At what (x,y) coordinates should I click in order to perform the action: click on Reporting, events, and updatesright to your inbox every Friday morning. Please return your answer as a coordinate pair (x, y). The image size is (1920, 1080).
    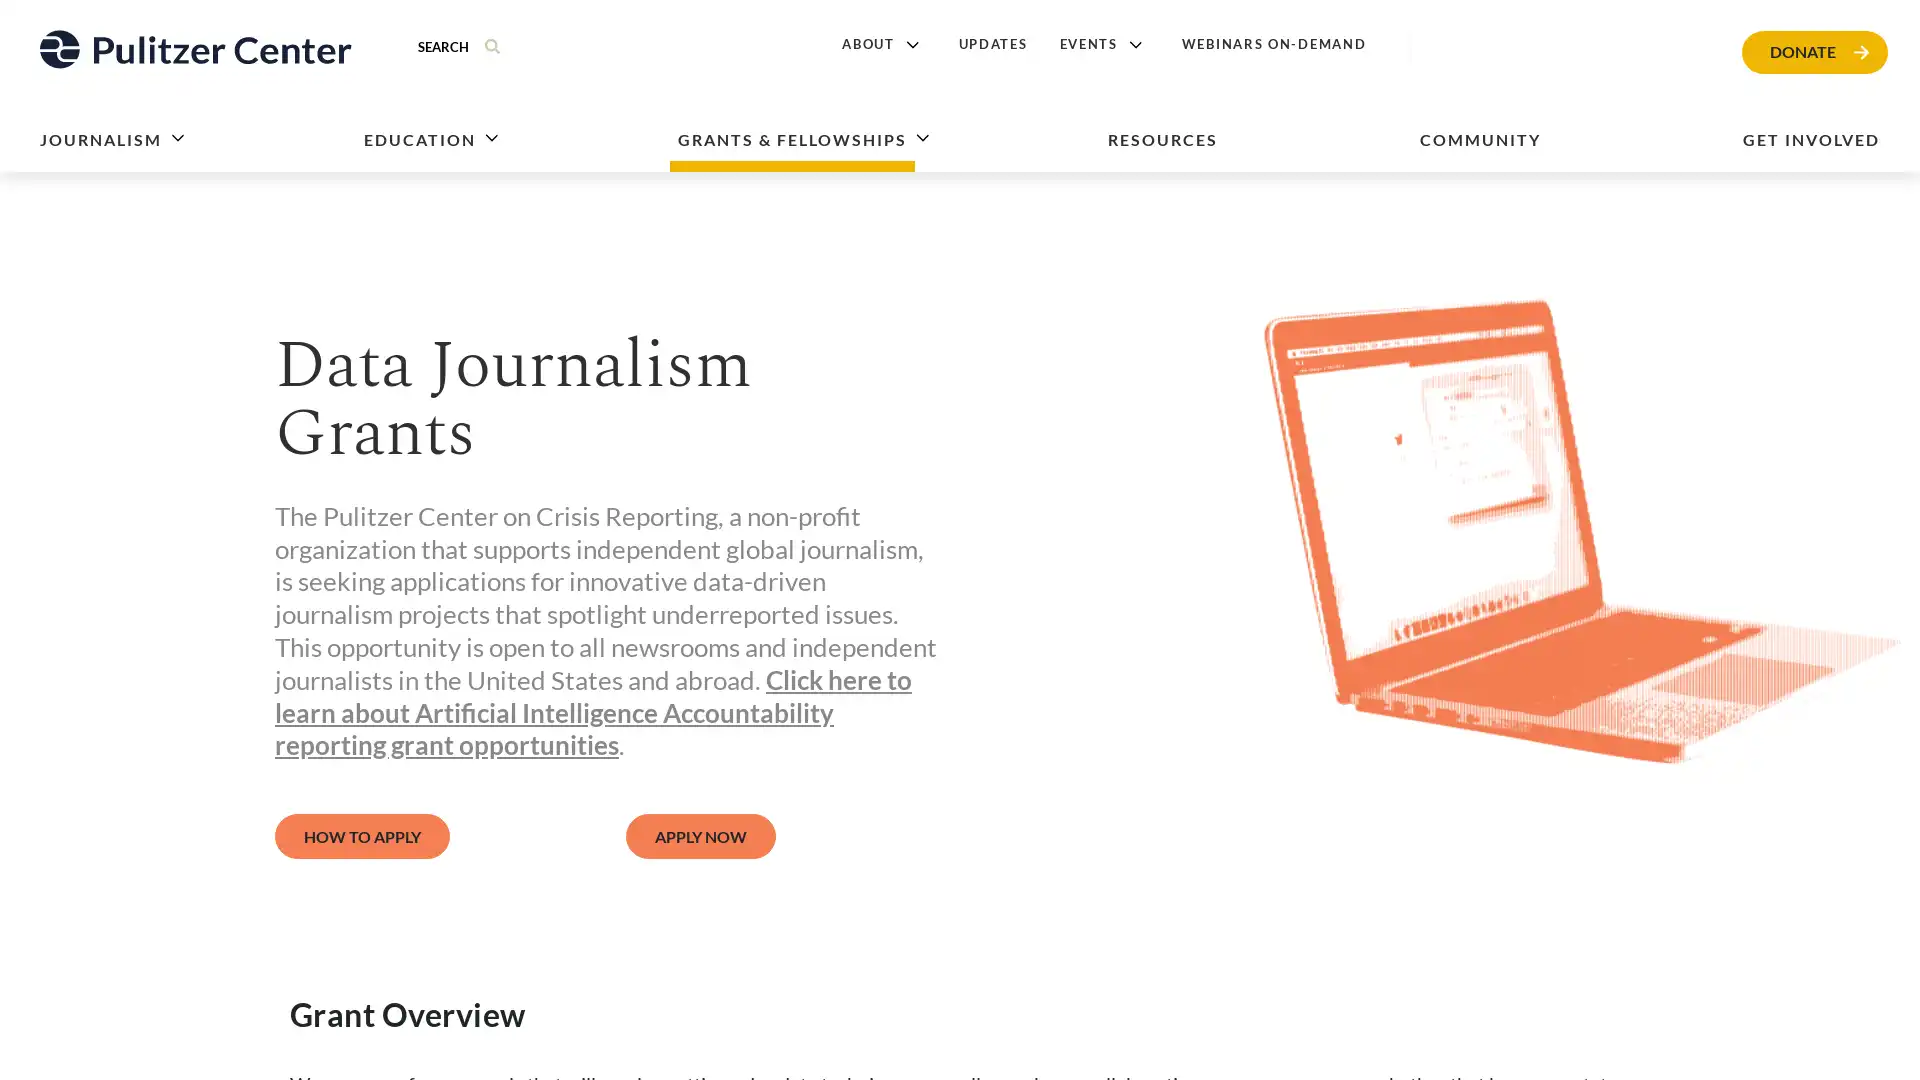
    Looking at the image, I should click on (776, 580).